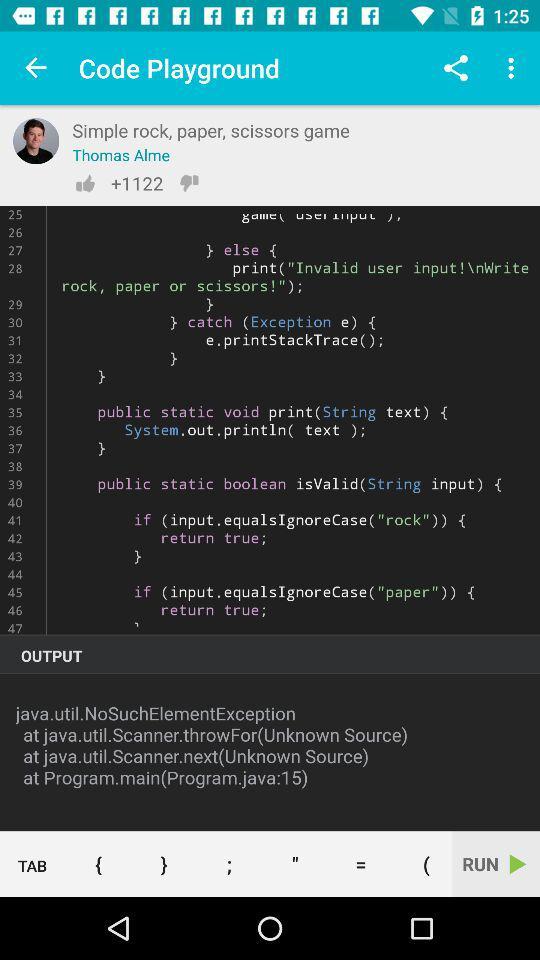  Describe the element at coordinates (36, 140) in the screenshot. I see `mini image at the top left corner` at that location.